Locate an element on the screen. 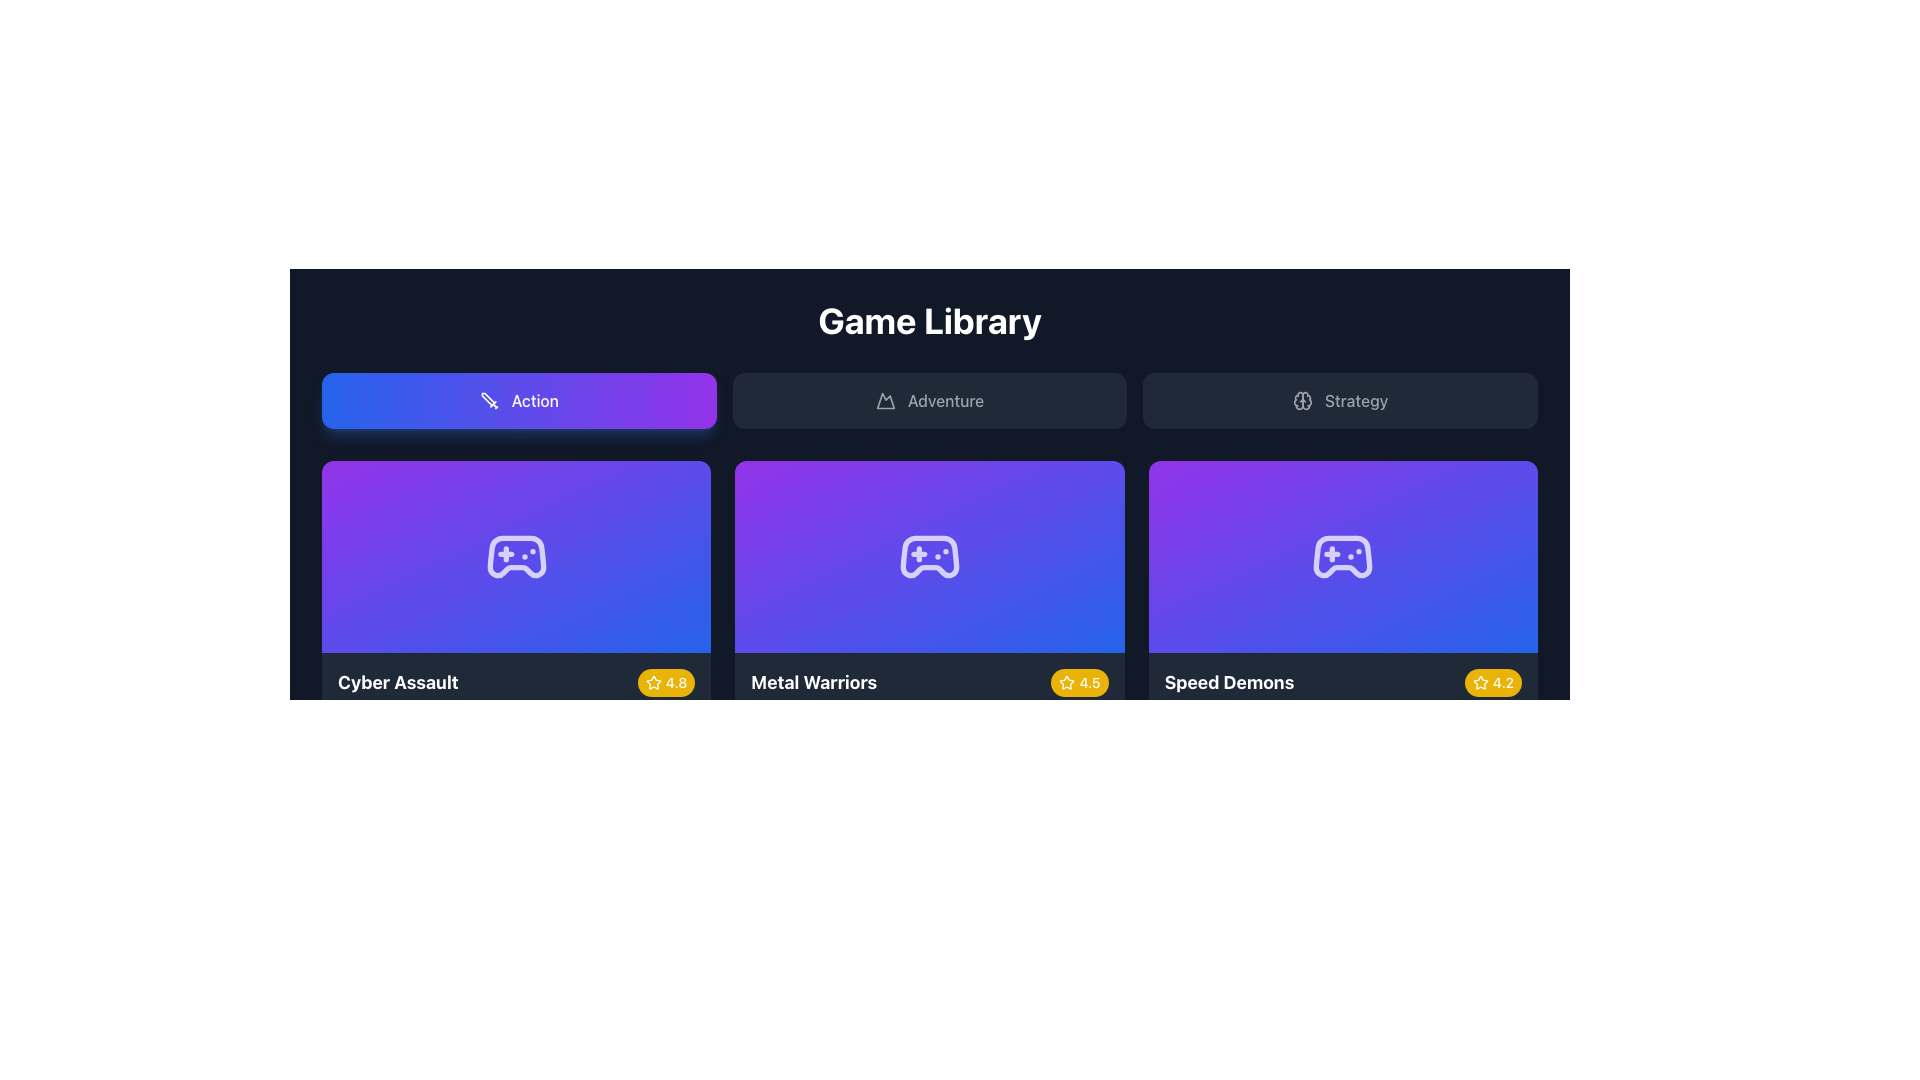 The image size is (1920, 1080). the visual thumbnail for the game 'Metal Warriors' located in the second panel of the game selection row in the 'Game Library' section is located at coordinates (929, 556).